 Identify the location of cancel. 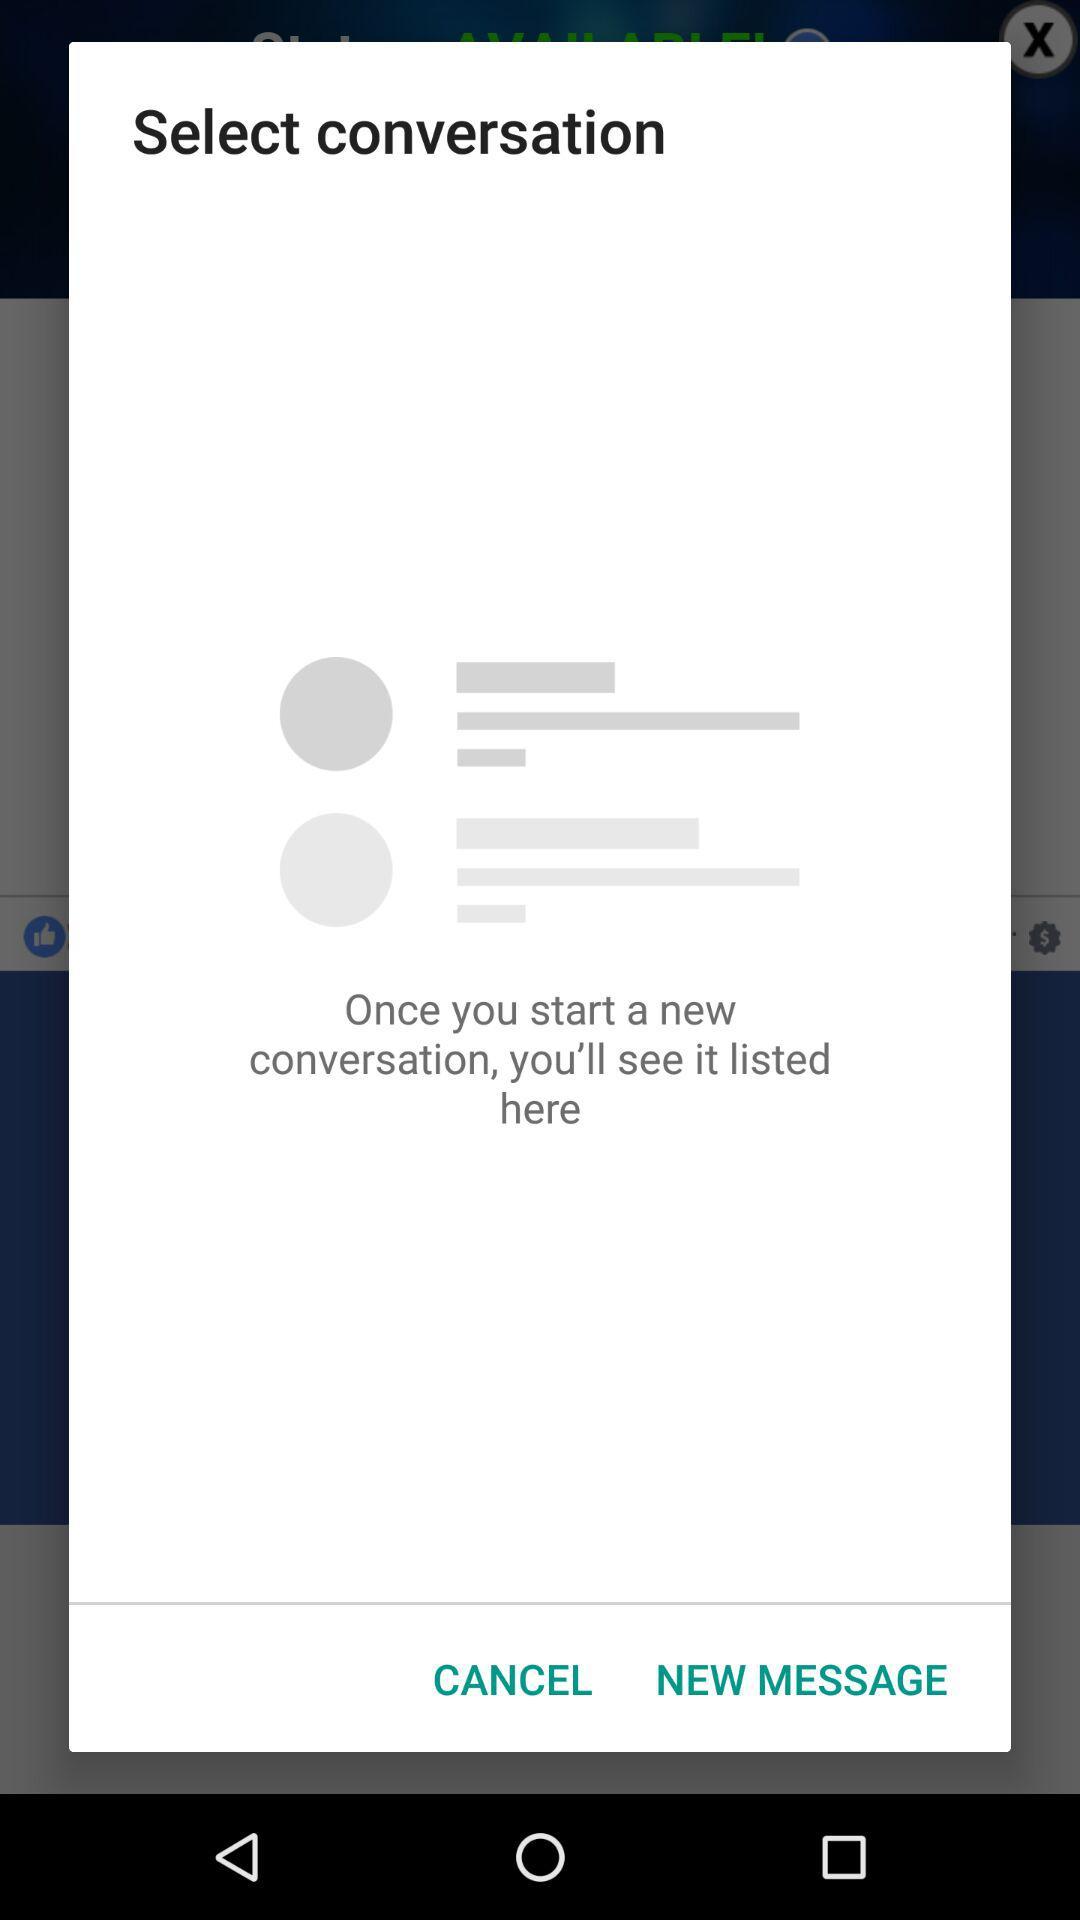
(511, 1678).